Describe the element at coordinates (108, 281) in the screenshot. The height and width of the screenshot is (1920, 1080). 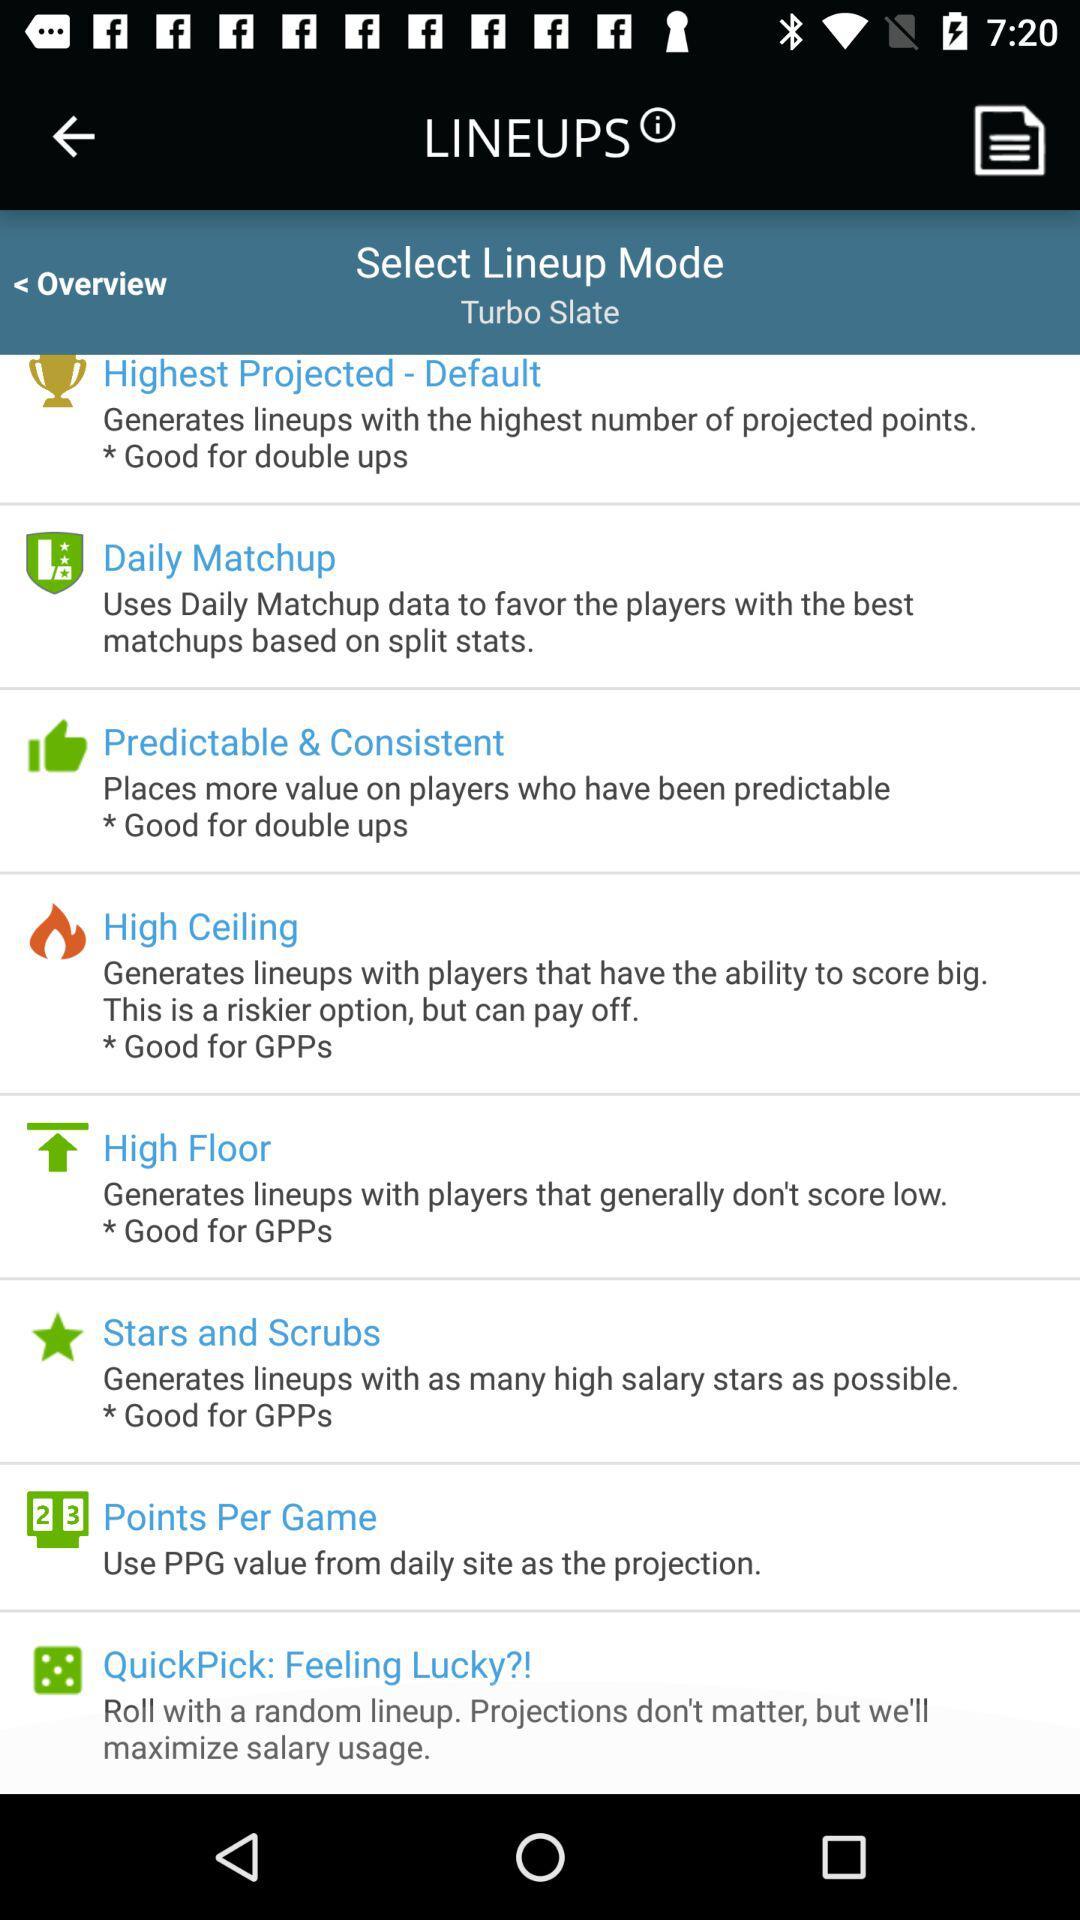
I see `the item next to the select lineup mode item` at that location.